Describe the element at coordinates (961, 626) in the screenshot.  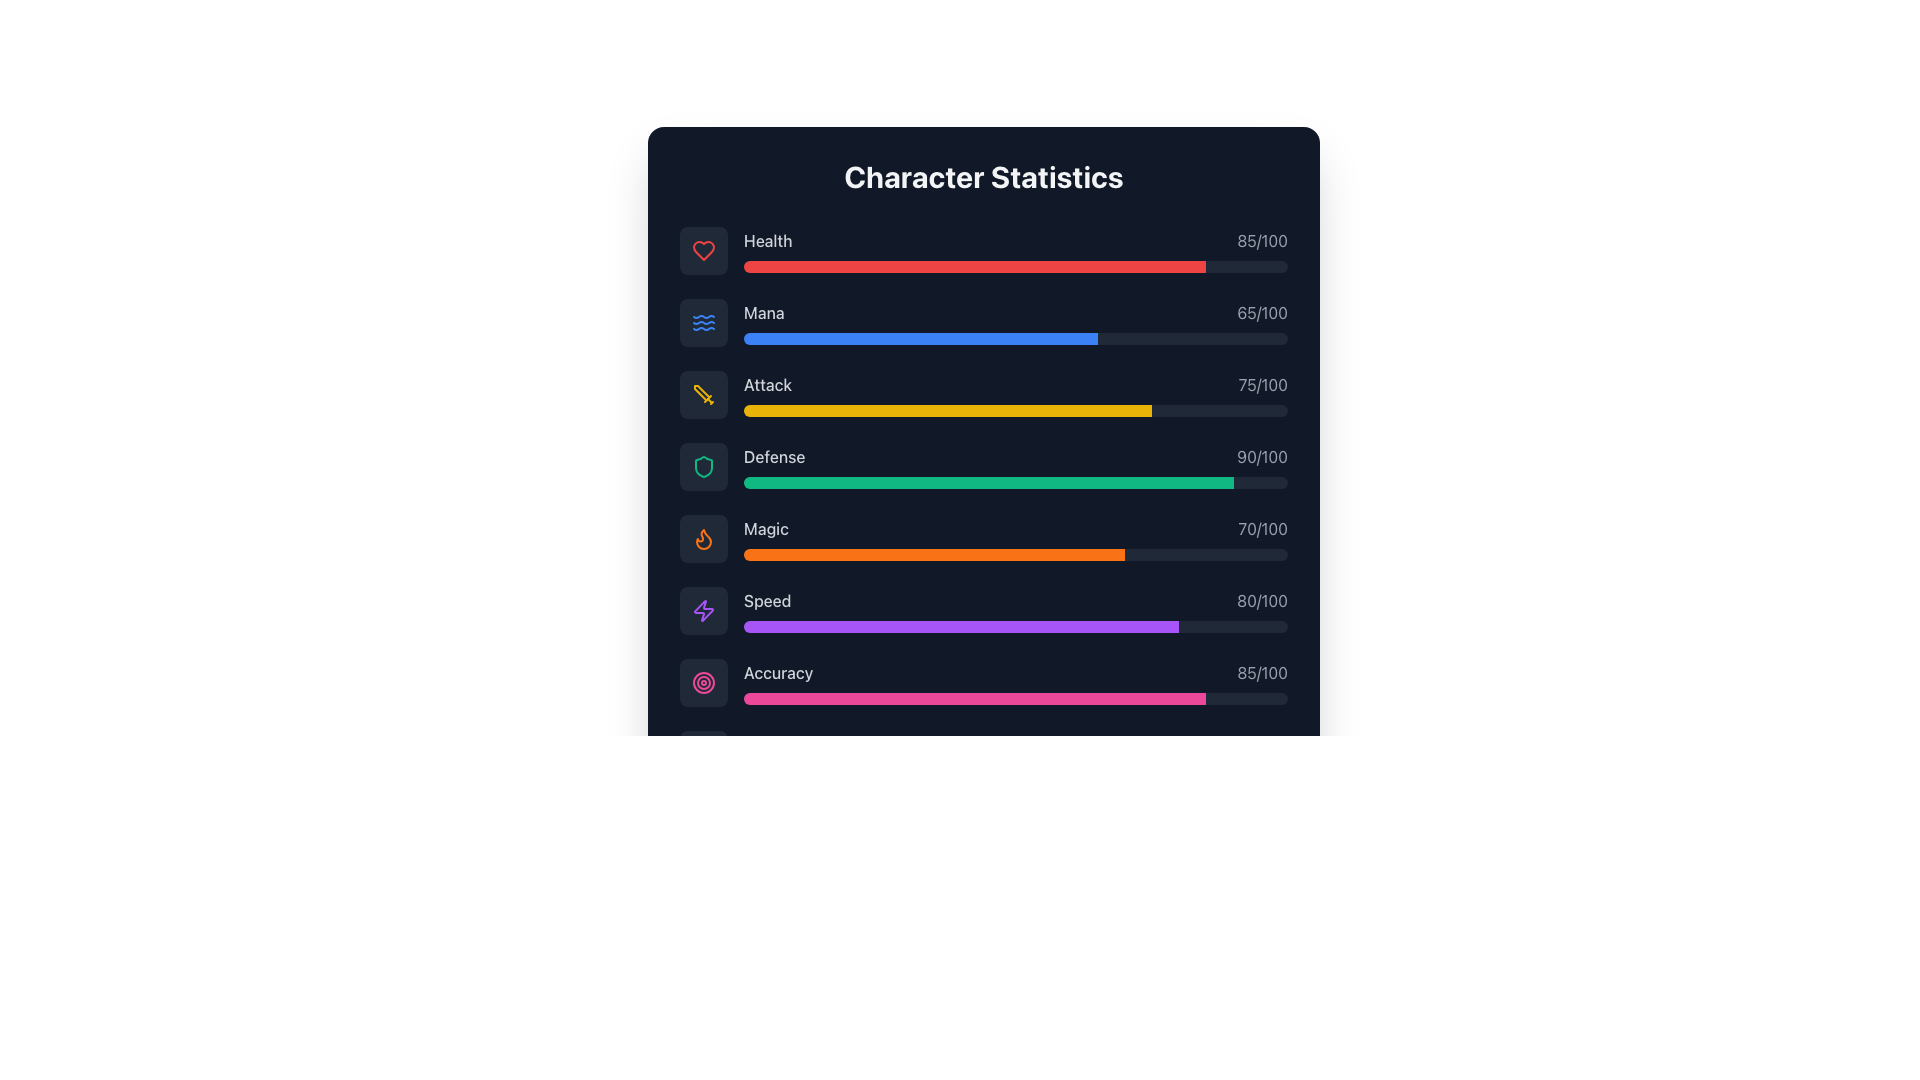
I see `the Progress bar representing the 'Speed' statistic, which shows 80% completion and is located in the sixth row of character statistics` at that location.